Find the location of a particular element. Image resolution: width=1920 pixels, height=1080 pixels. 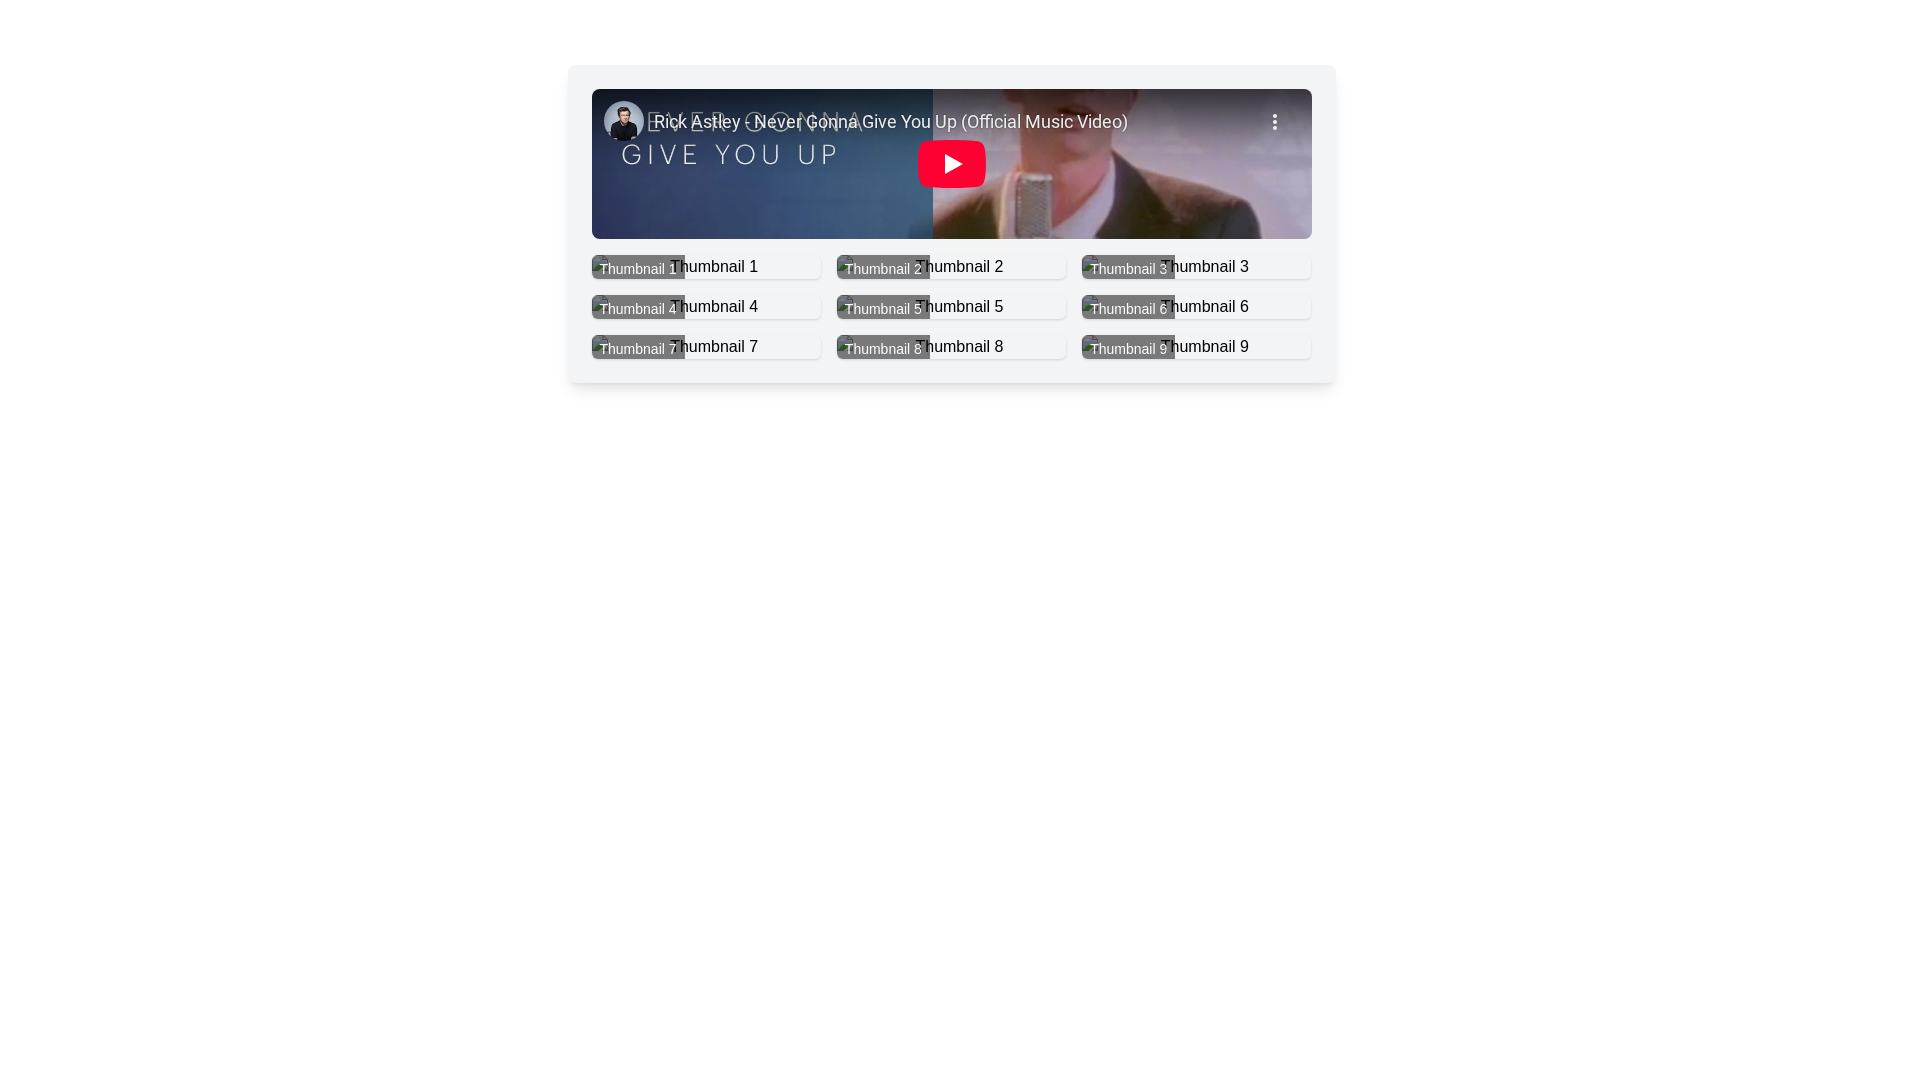

the second thumbnail in the first row of a grid layout, which visually represents related content is located at coordinates (950, 265).